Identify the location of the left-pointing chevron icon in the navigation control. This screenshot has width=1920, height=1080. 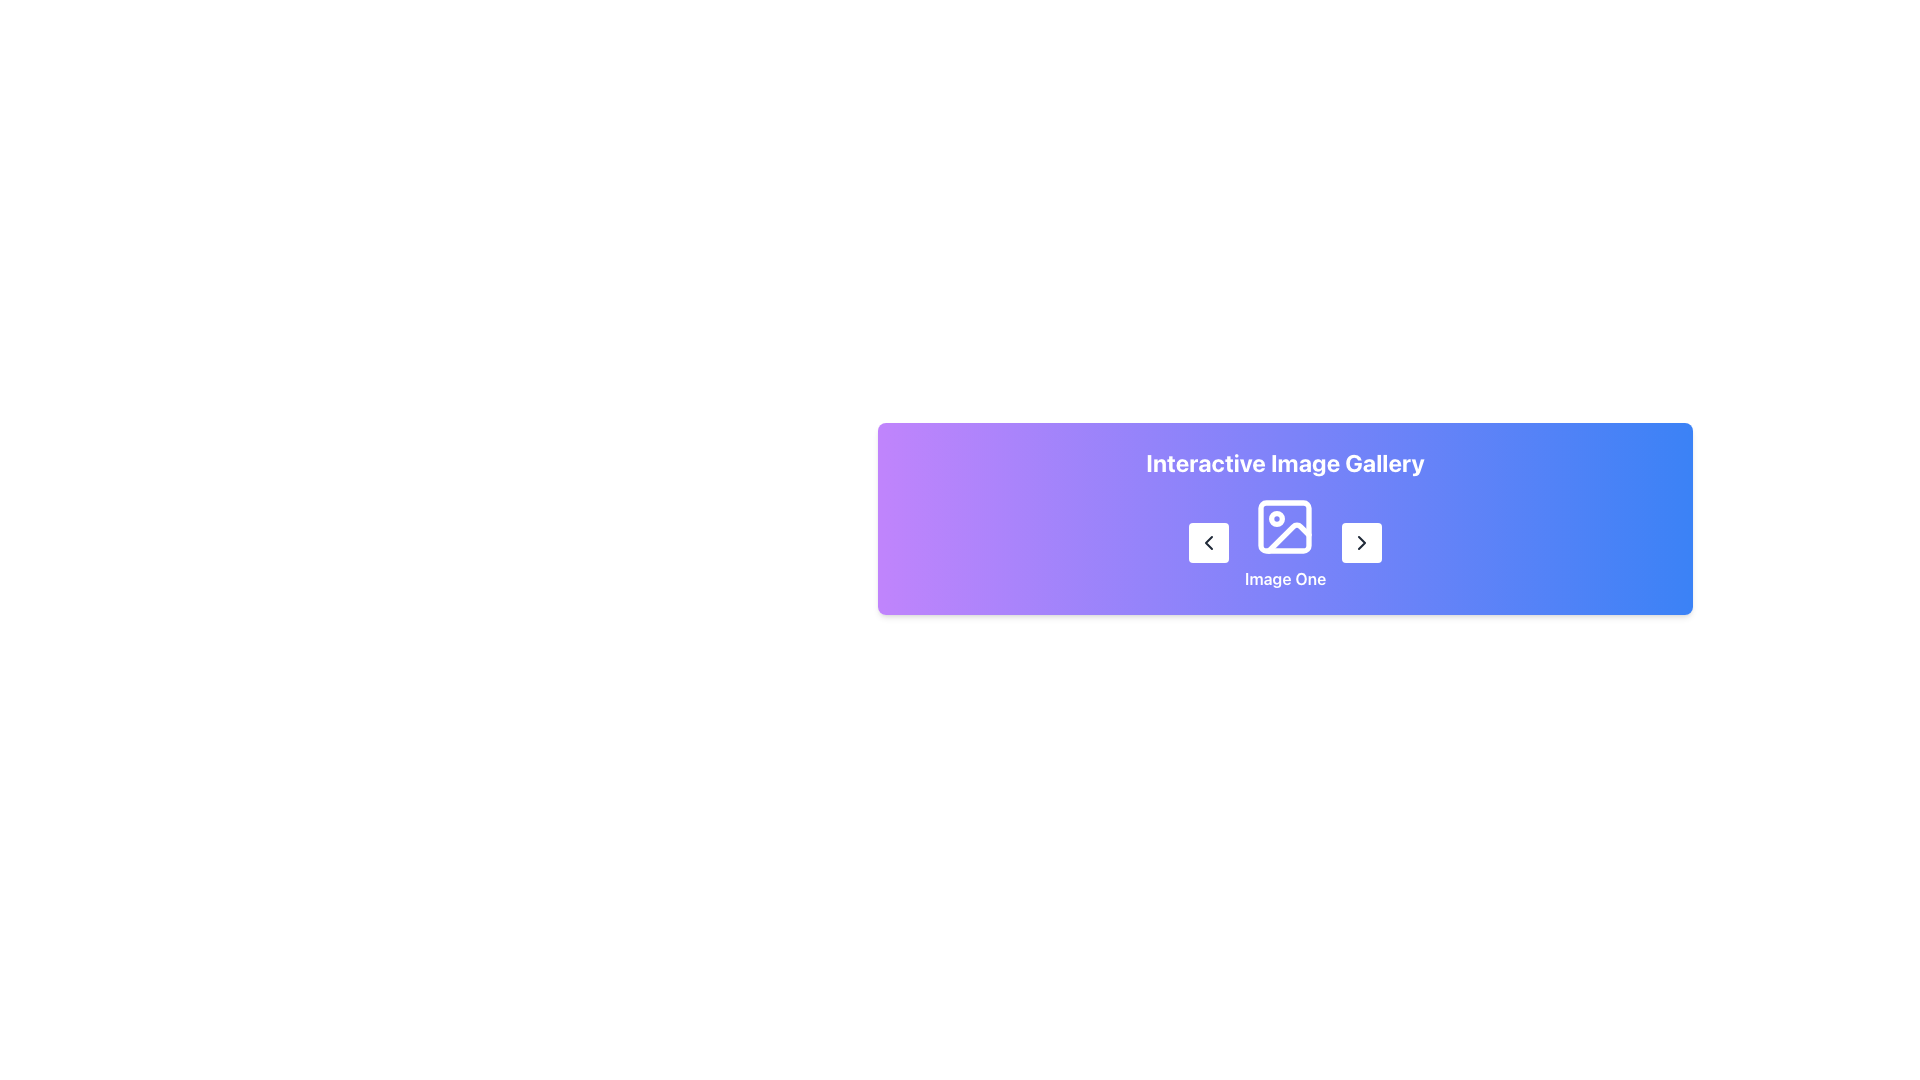
(1207, 543).